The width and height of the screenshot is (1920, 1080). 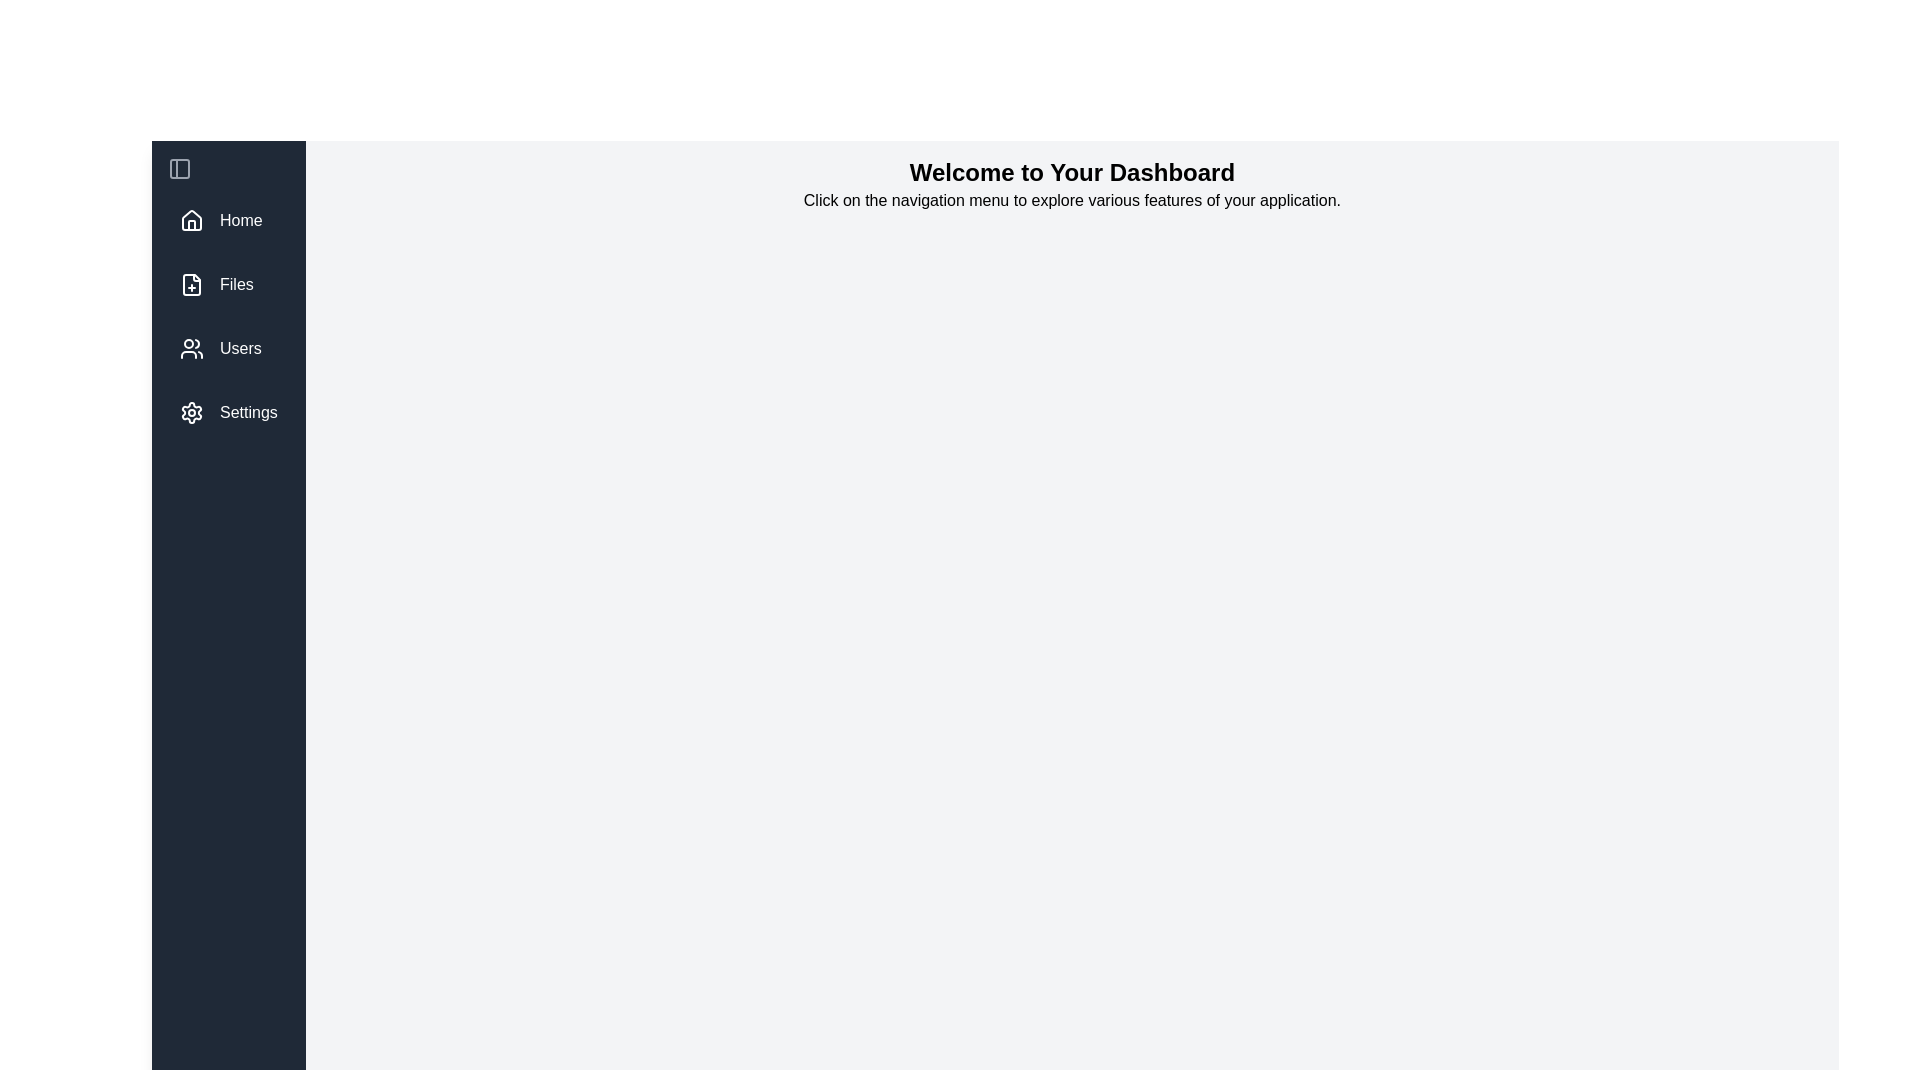 I want to click on an item in the Navigation Menu located on the left sidebar, so click(x=228, y=315).